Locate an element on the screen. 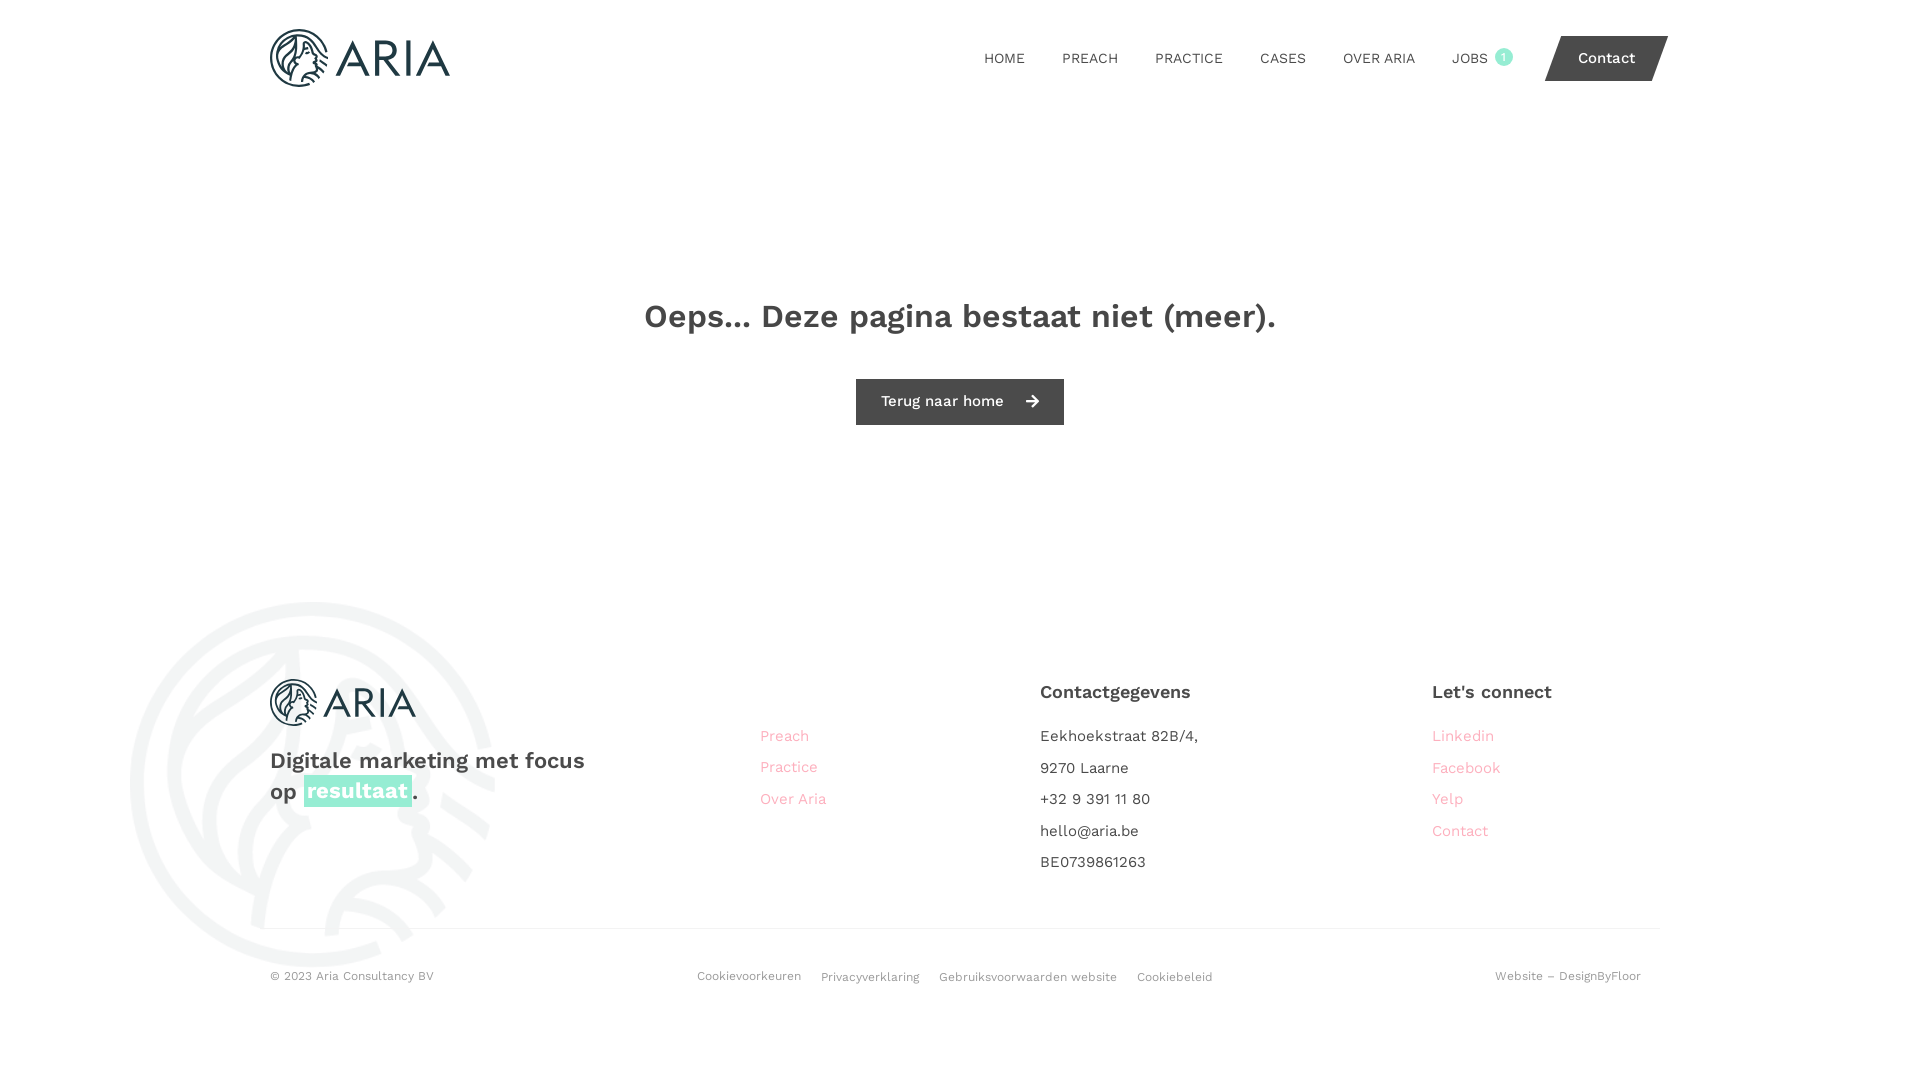  'CASES' is located at coordinates (1282, 56).